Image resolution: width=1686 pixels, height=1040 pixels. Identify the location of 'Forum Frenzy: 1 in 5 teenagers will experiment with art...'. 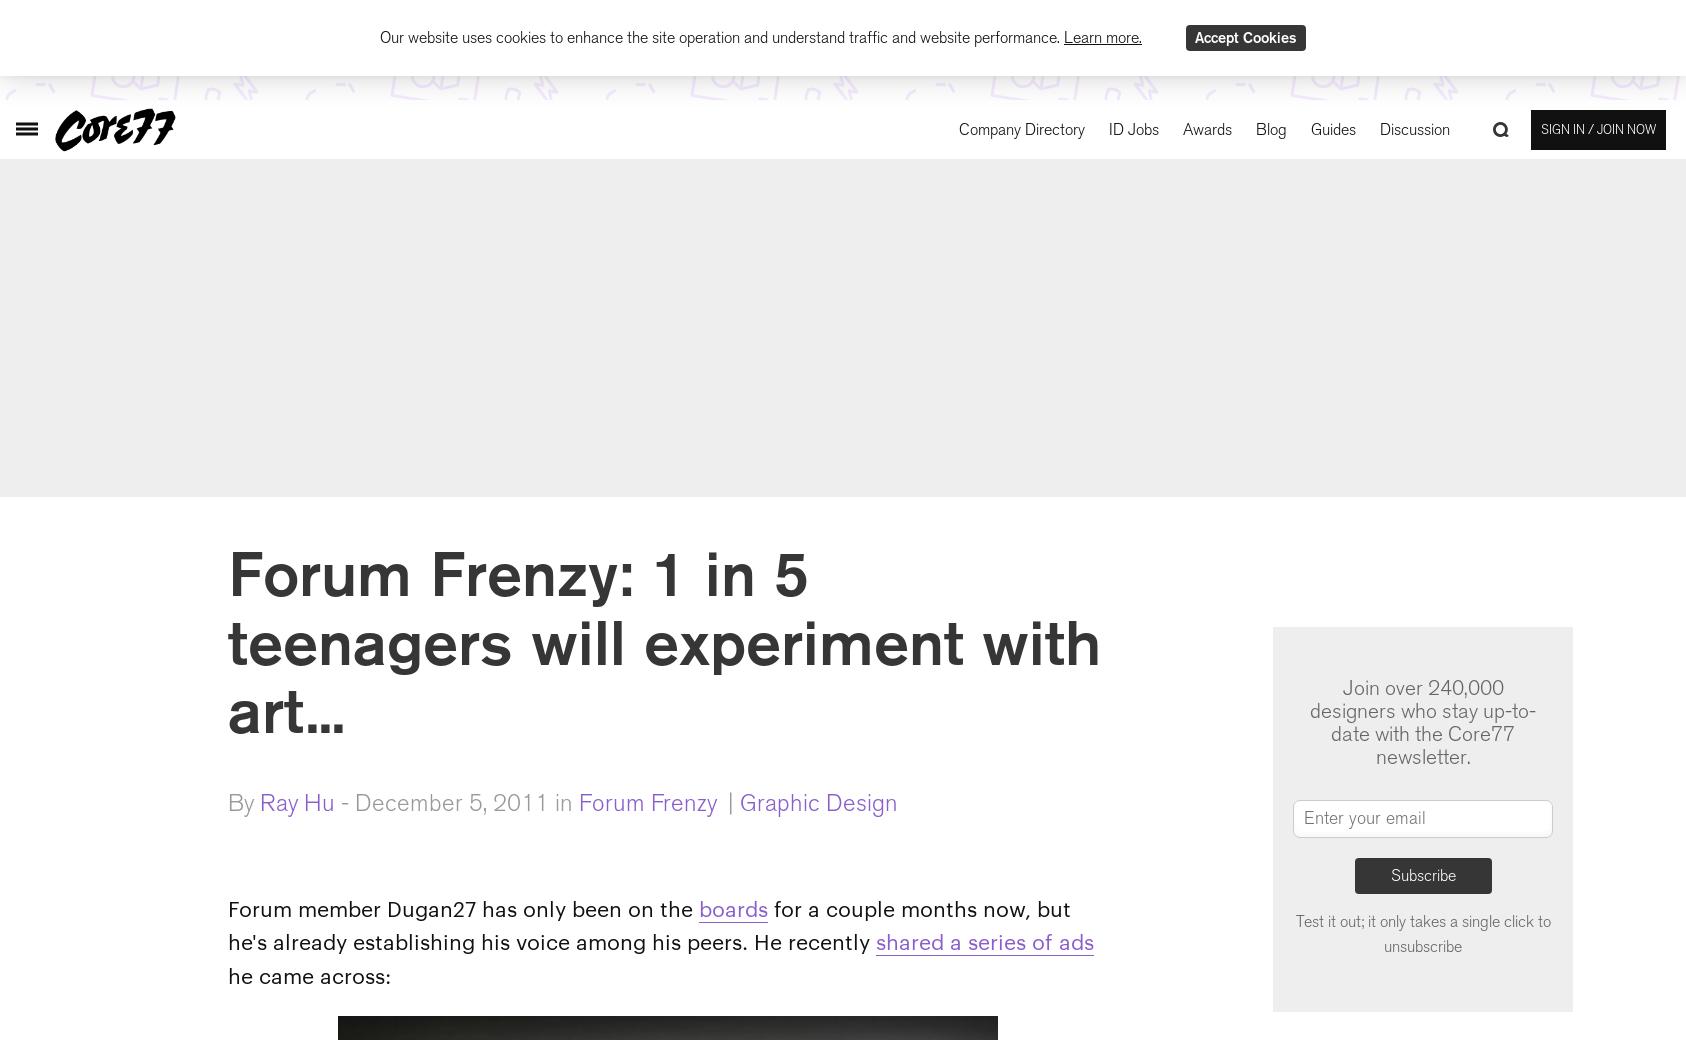
(662, 640).